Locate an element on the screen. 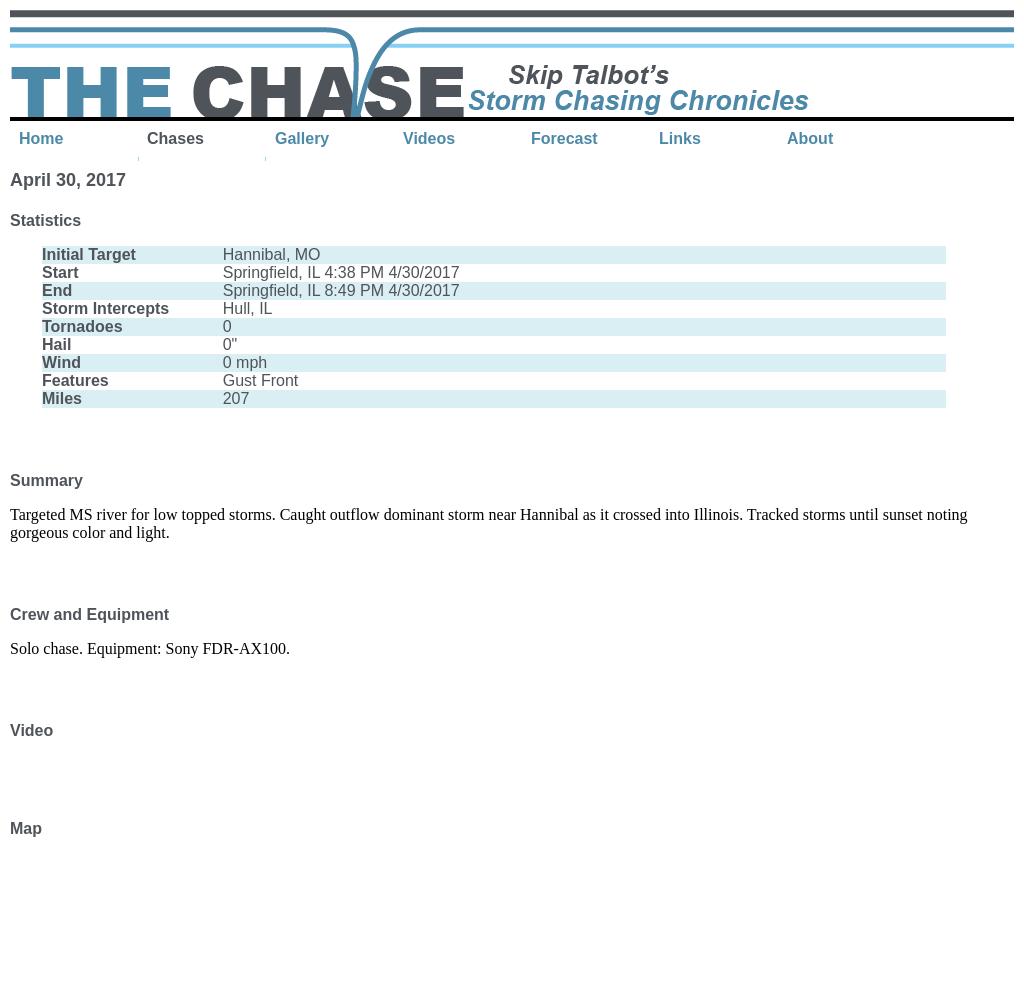 The height and width of the screenshot is (988, 1024). '0"' is located at coordinates (221, 344).